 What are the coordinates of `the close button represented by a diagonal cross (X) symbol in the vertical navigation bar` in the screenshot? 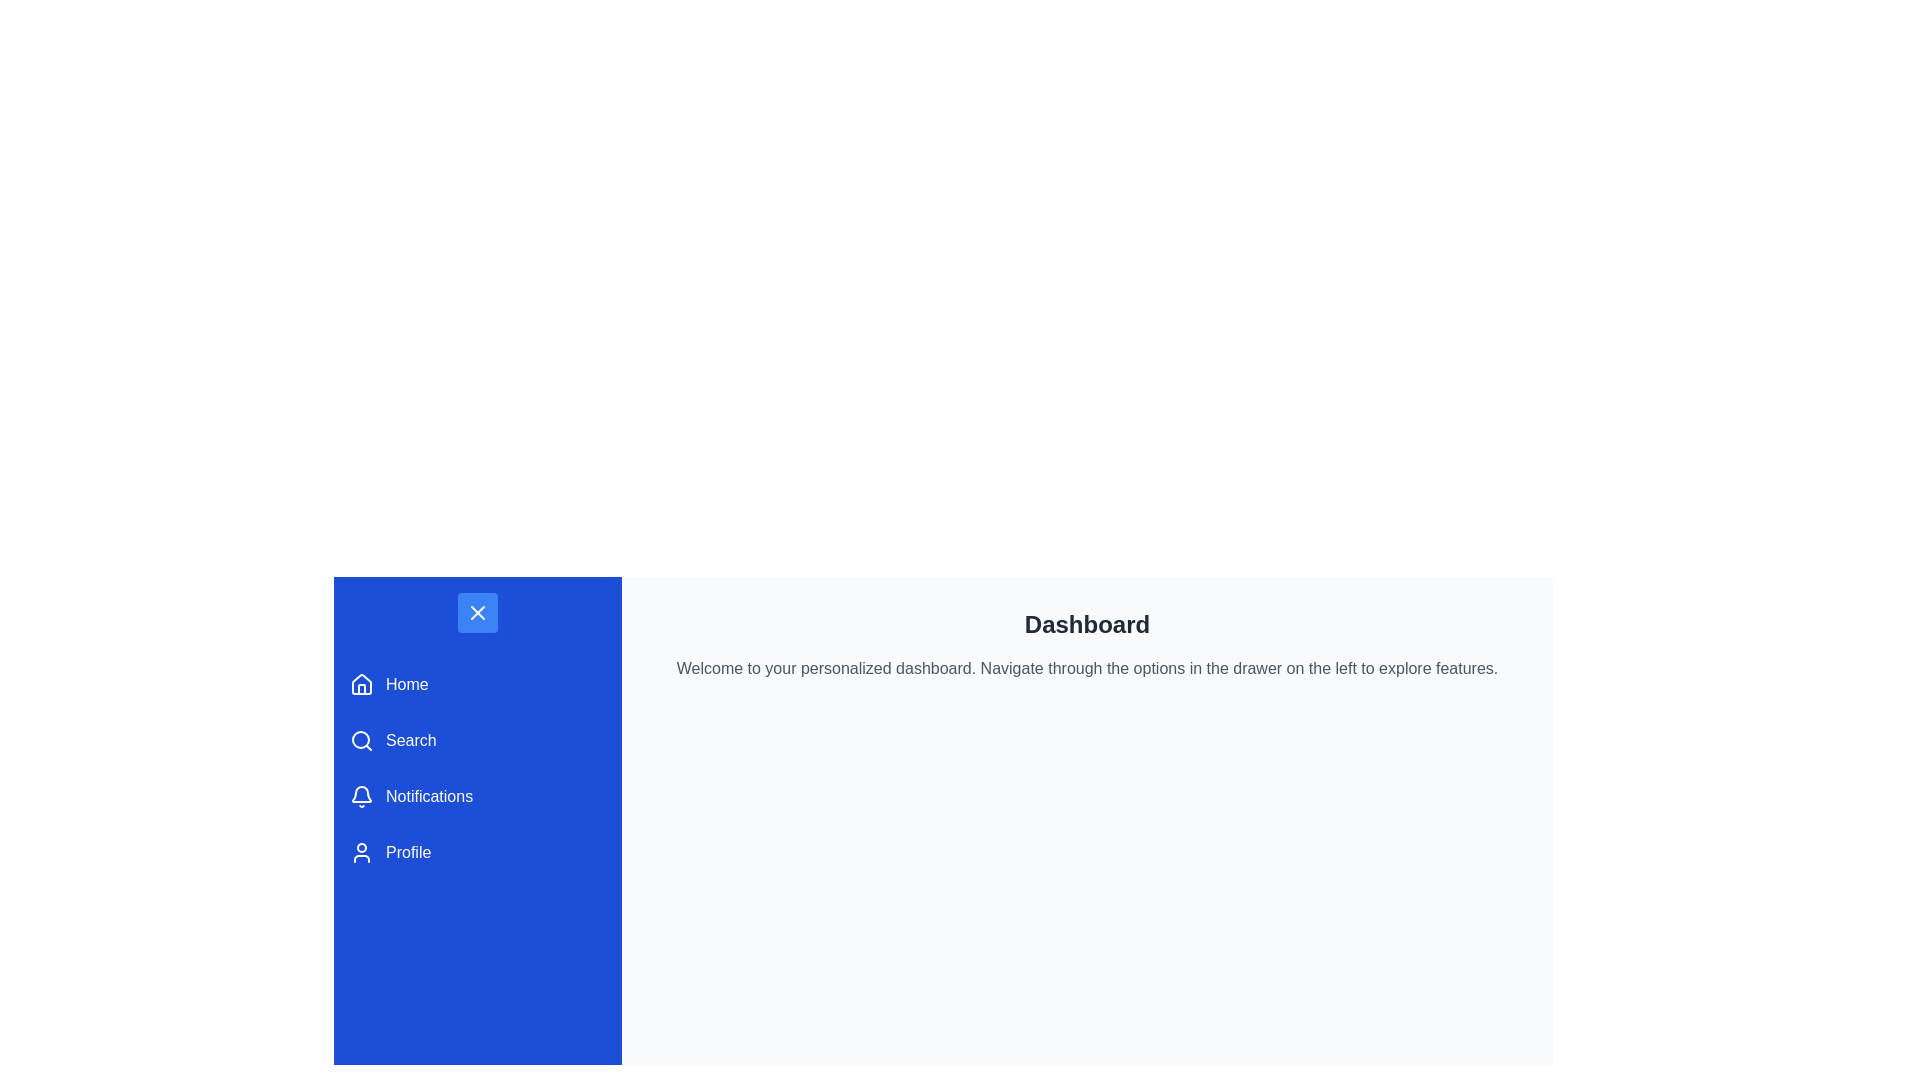 It's located at (477, 612).